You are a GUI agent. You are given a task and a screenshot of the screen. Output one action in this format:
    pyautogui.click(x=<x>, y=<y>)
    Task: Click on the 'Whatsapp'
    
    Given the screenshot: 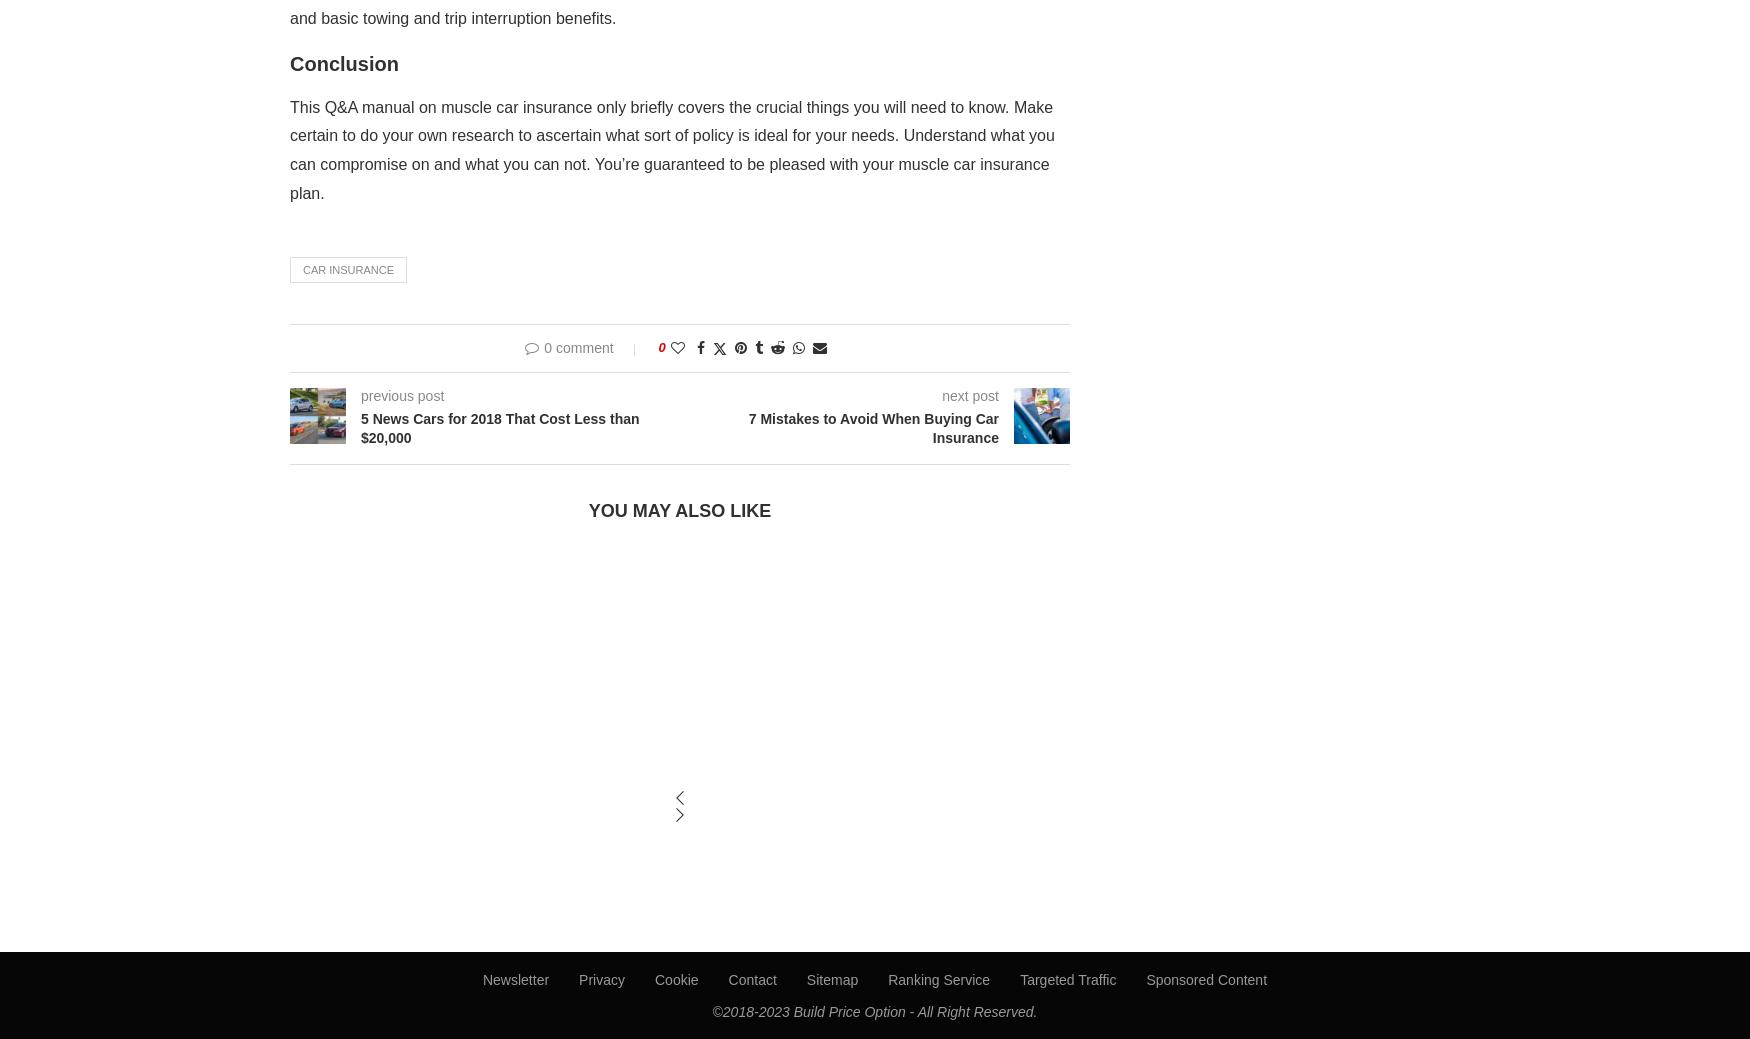 What is the action you would take?
    pyautogui.click(x=797, y=389)
    